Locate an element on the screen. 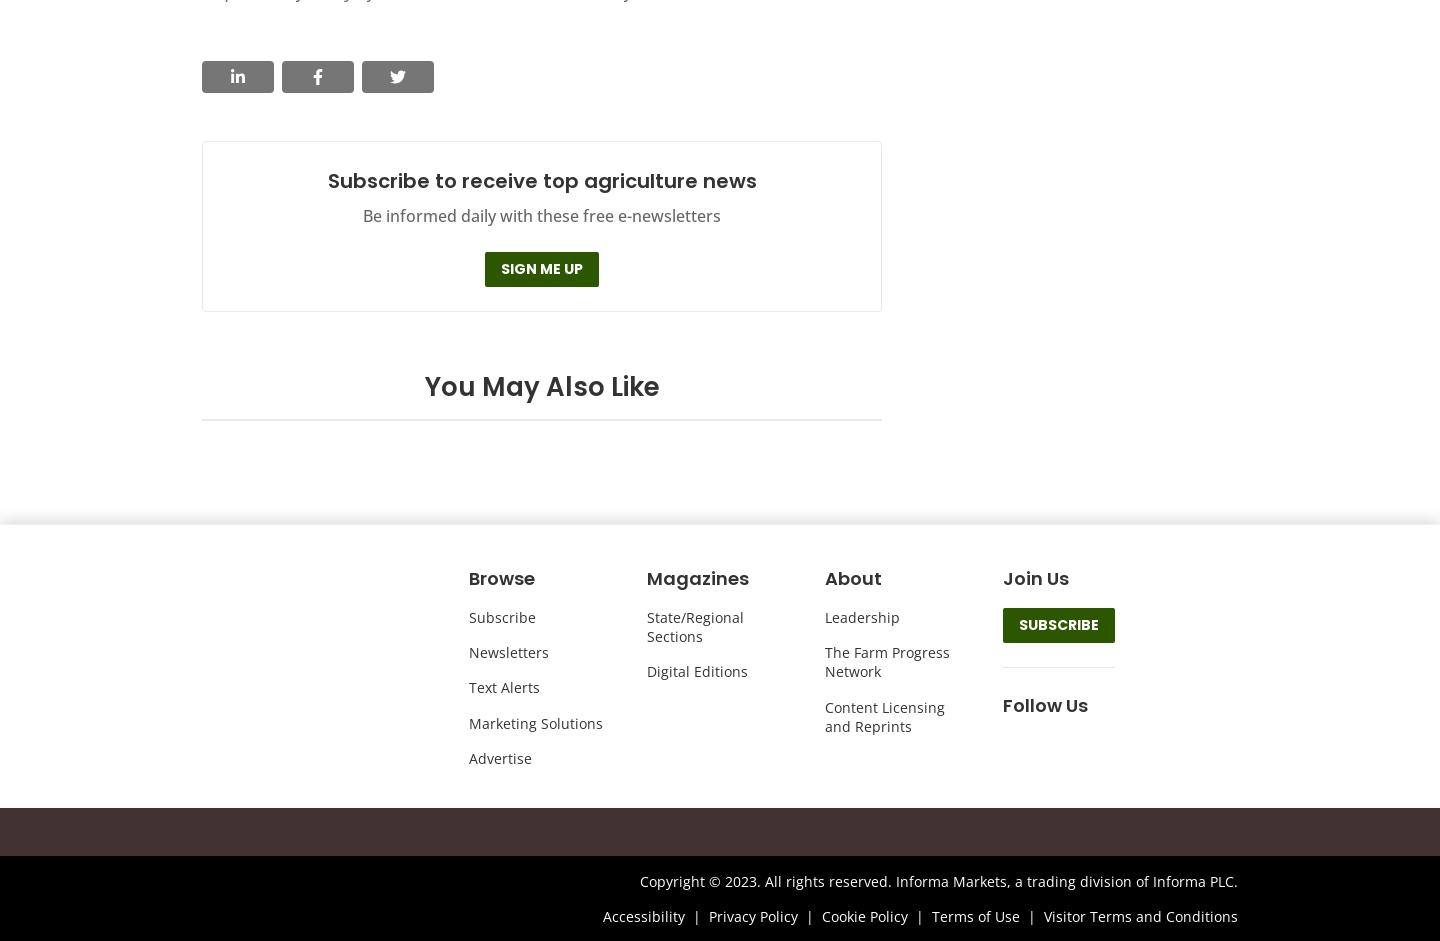  'Terms of Use' is located at coordinates (975, 915).